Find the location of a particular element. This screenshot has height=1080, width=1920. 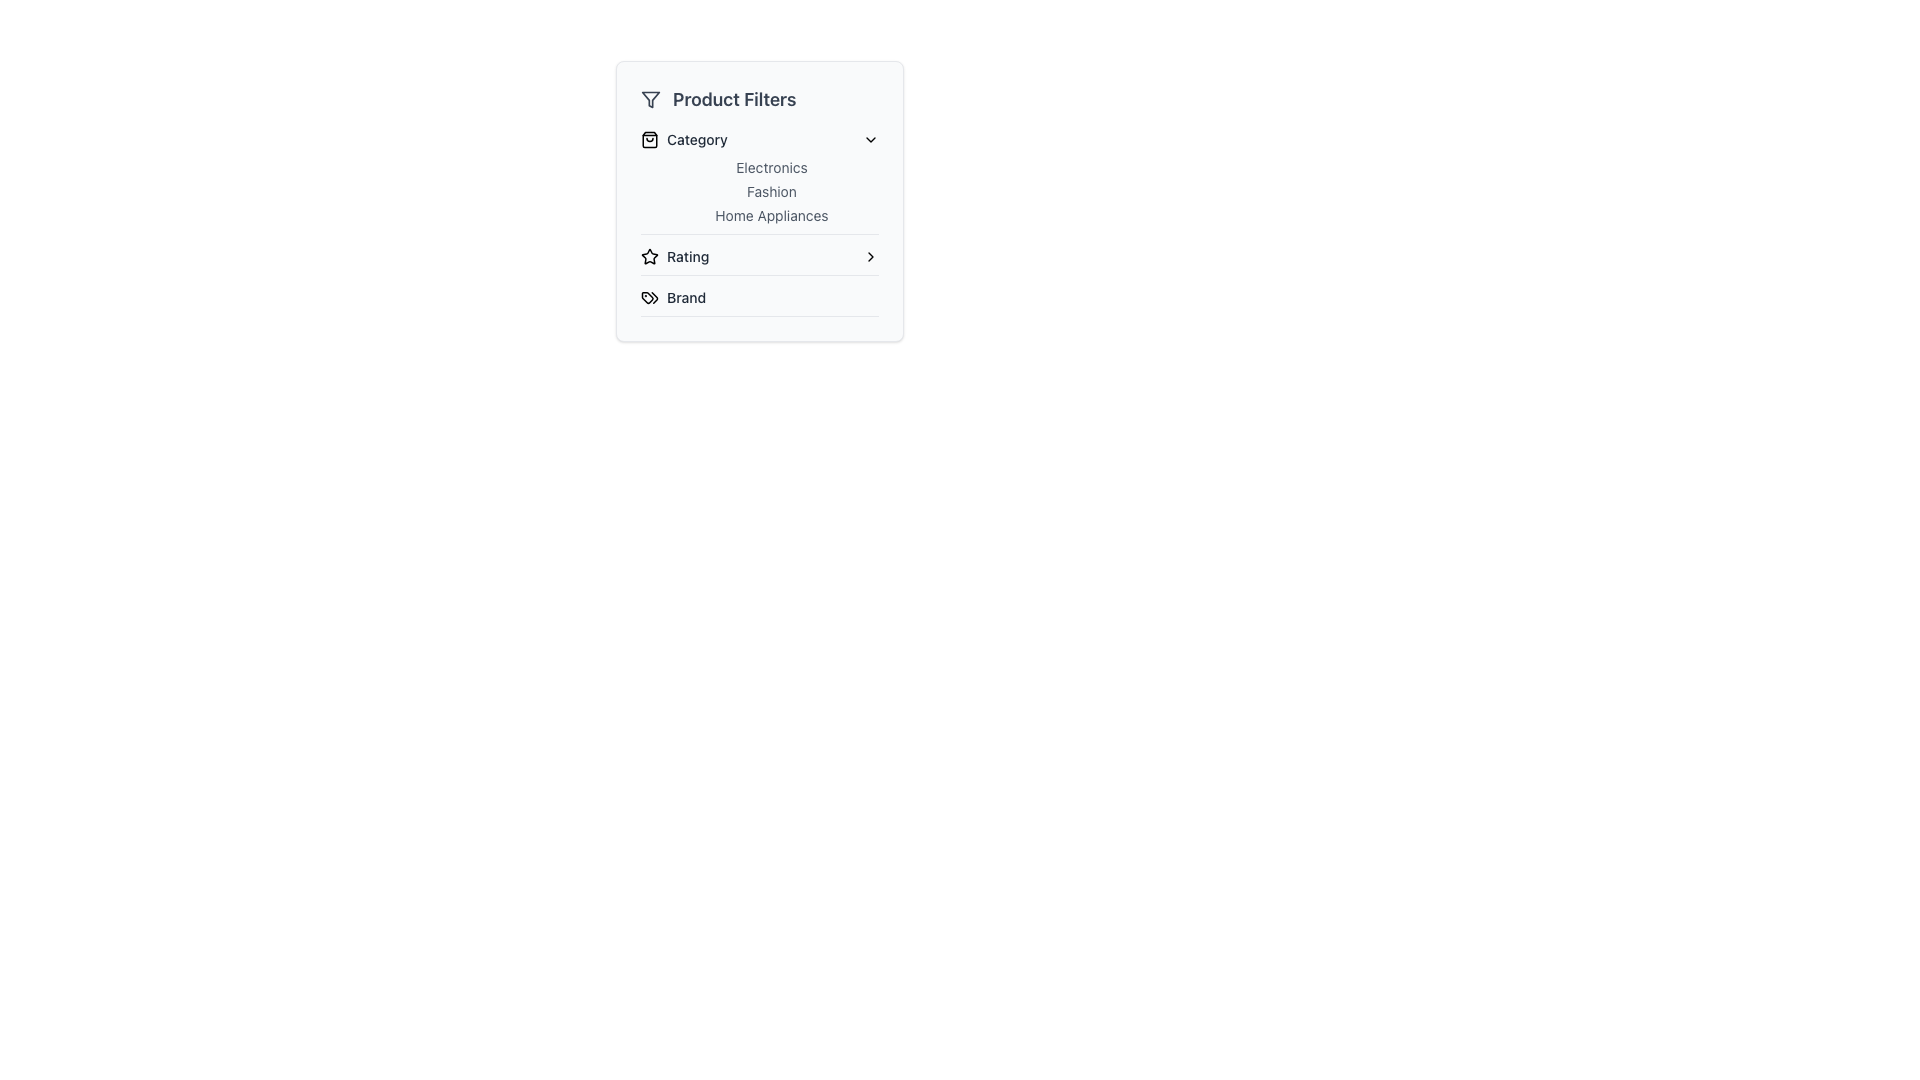

the text element reading 'Fashion' located as the second entry in the 'Category' section of the product filter panel to apply the 'Fashion' filter is located at coordinates (758, 201).